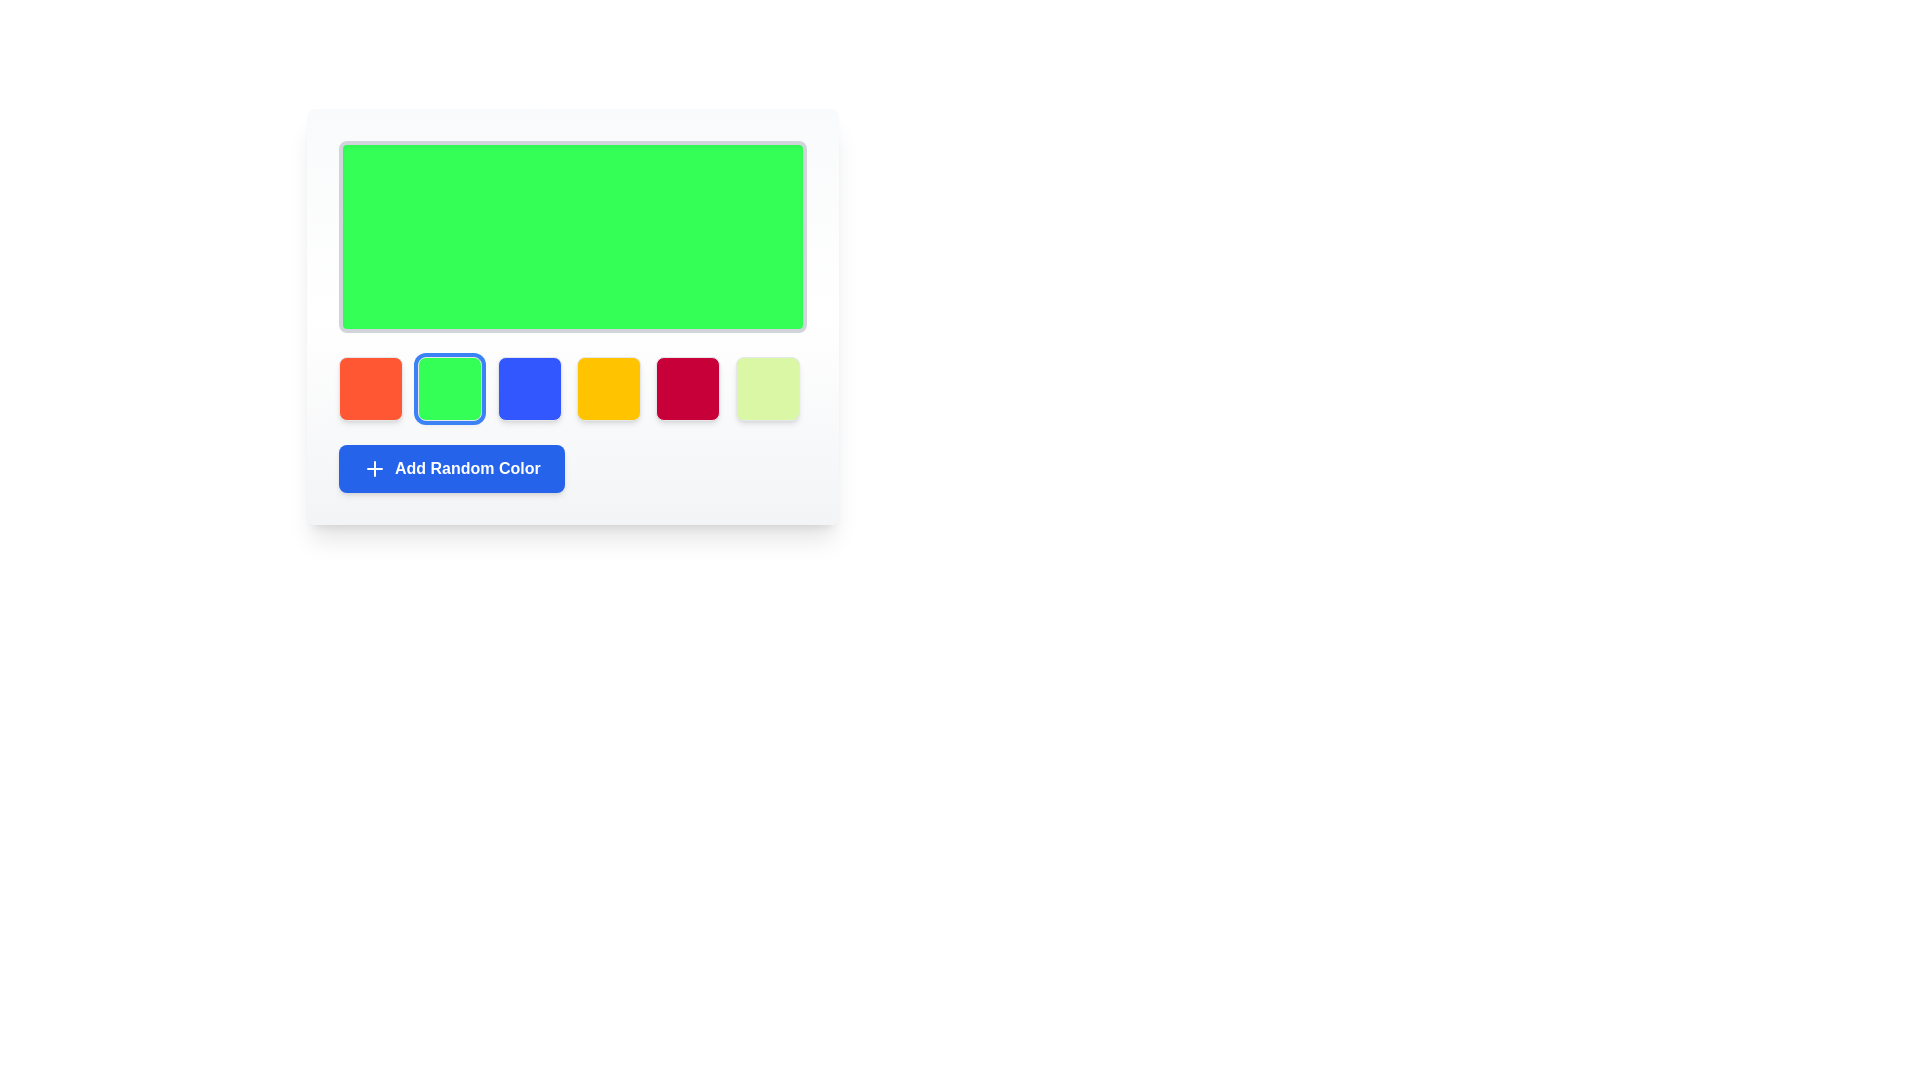  What do you see at coordinates (449, 389) in the screenshot?
I see `the interactive color button, which is the second item in a row of six located below the green rectangular area` at bounding box center [449, 389].